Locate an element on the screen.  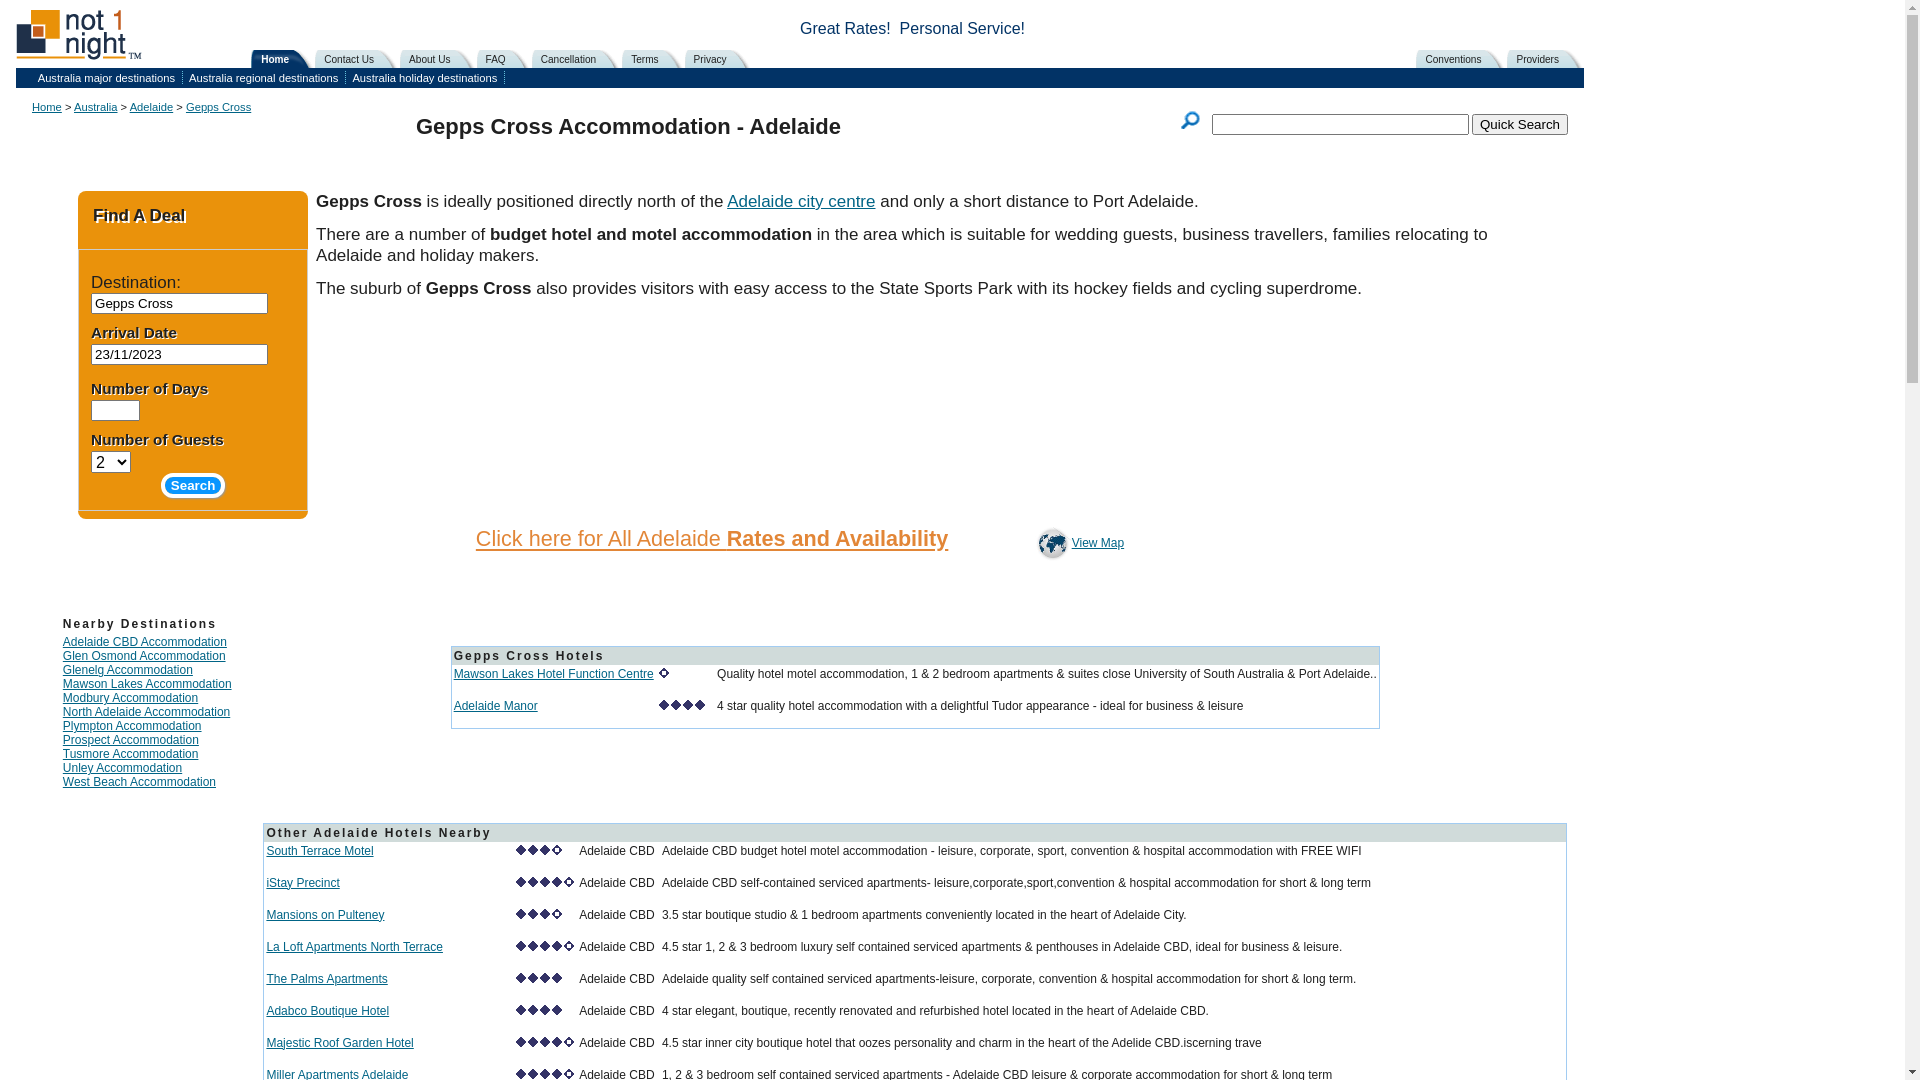
'The Palms Apartments' is located at coordinates (326, 978).